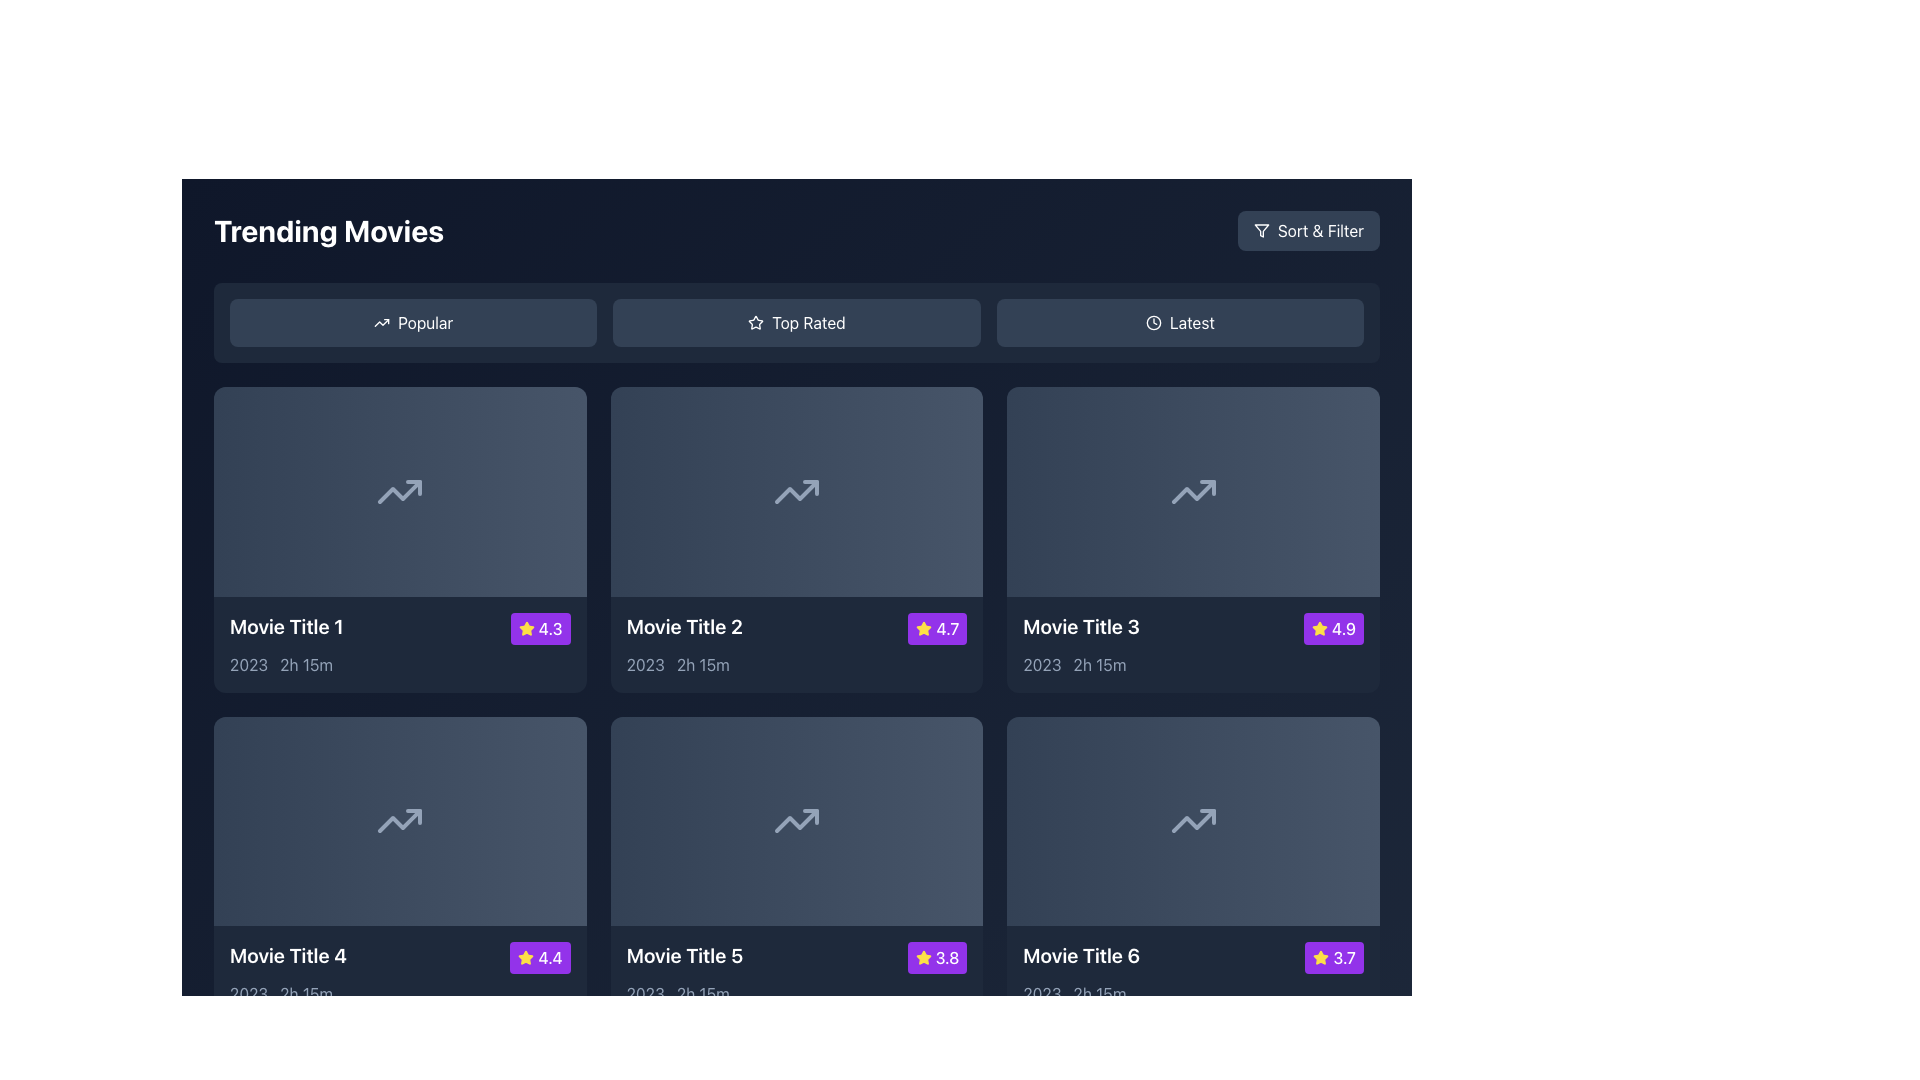 This screenshot has height=1080, width=1920. I want to click on displayed numeric value '3.7' from the Text Label located at the bottom right corner of the 'Movie Title 6' tile, styled in white font on a purple background, so click(1344, 957).